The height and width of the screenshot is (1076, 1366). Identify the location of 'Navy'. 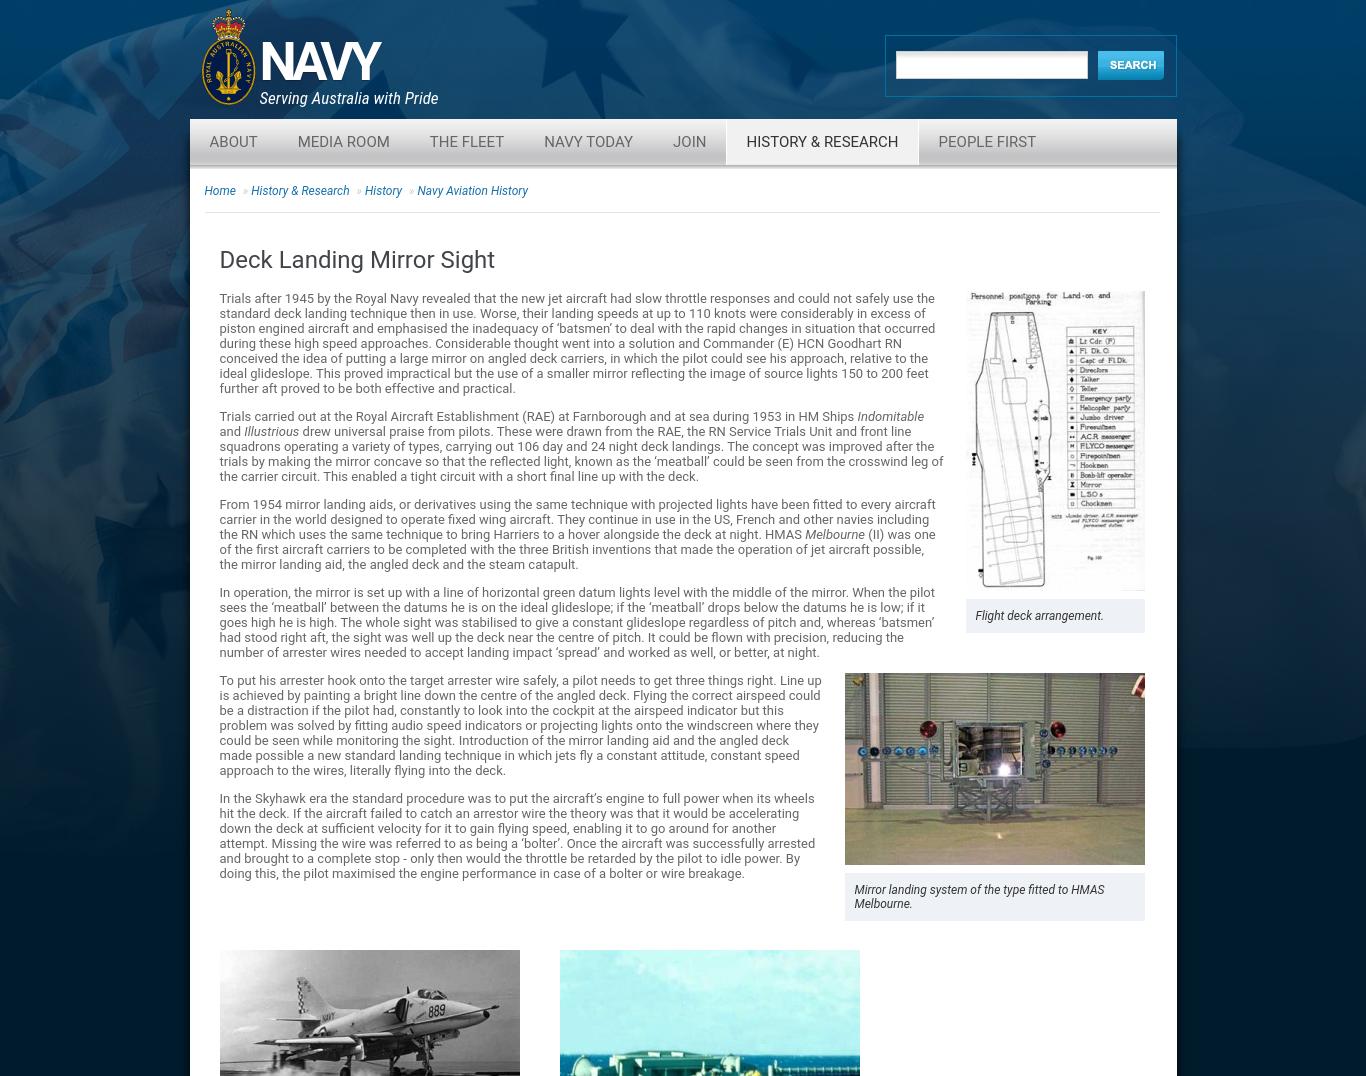
(317, 61).